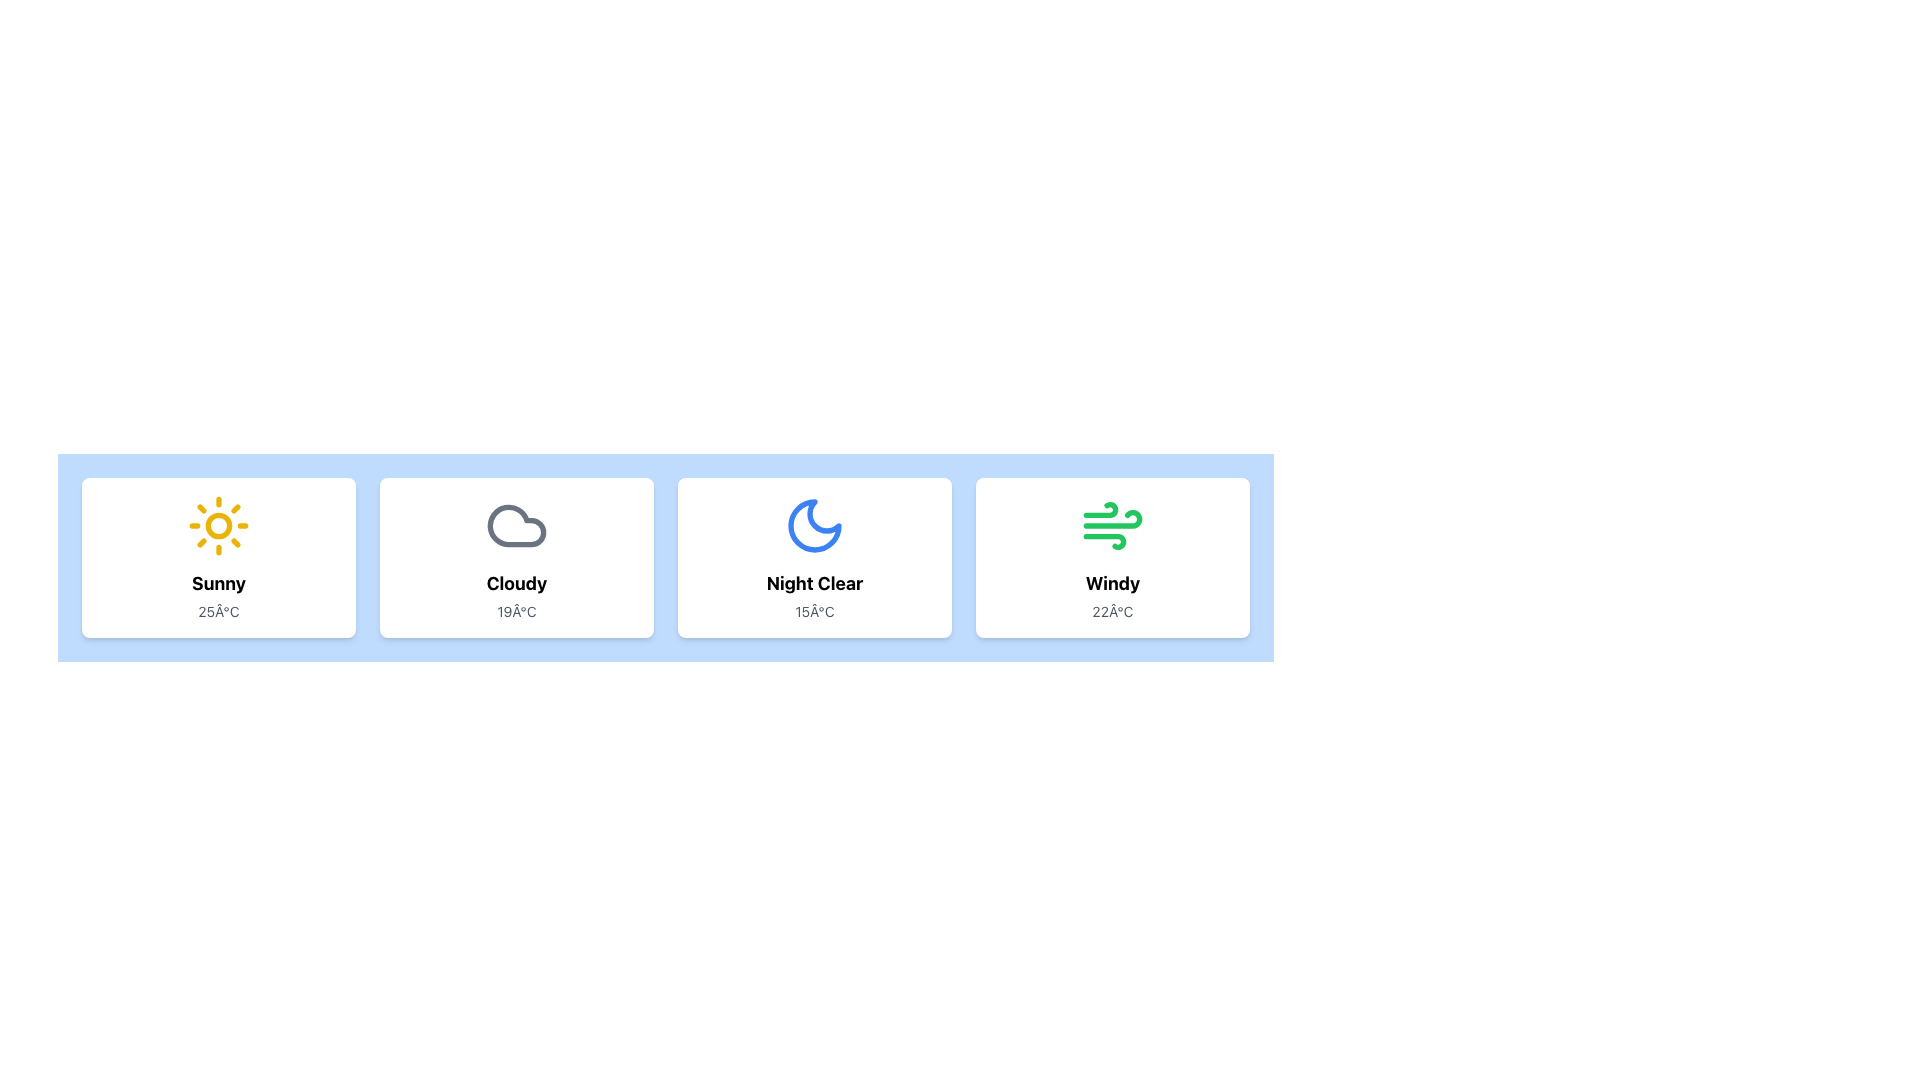  I want to click on the static text display that shows the weather condition 'Sunny', which is located below the yellow sun icon and above the temperature indication '25°C', so click(219, 583).